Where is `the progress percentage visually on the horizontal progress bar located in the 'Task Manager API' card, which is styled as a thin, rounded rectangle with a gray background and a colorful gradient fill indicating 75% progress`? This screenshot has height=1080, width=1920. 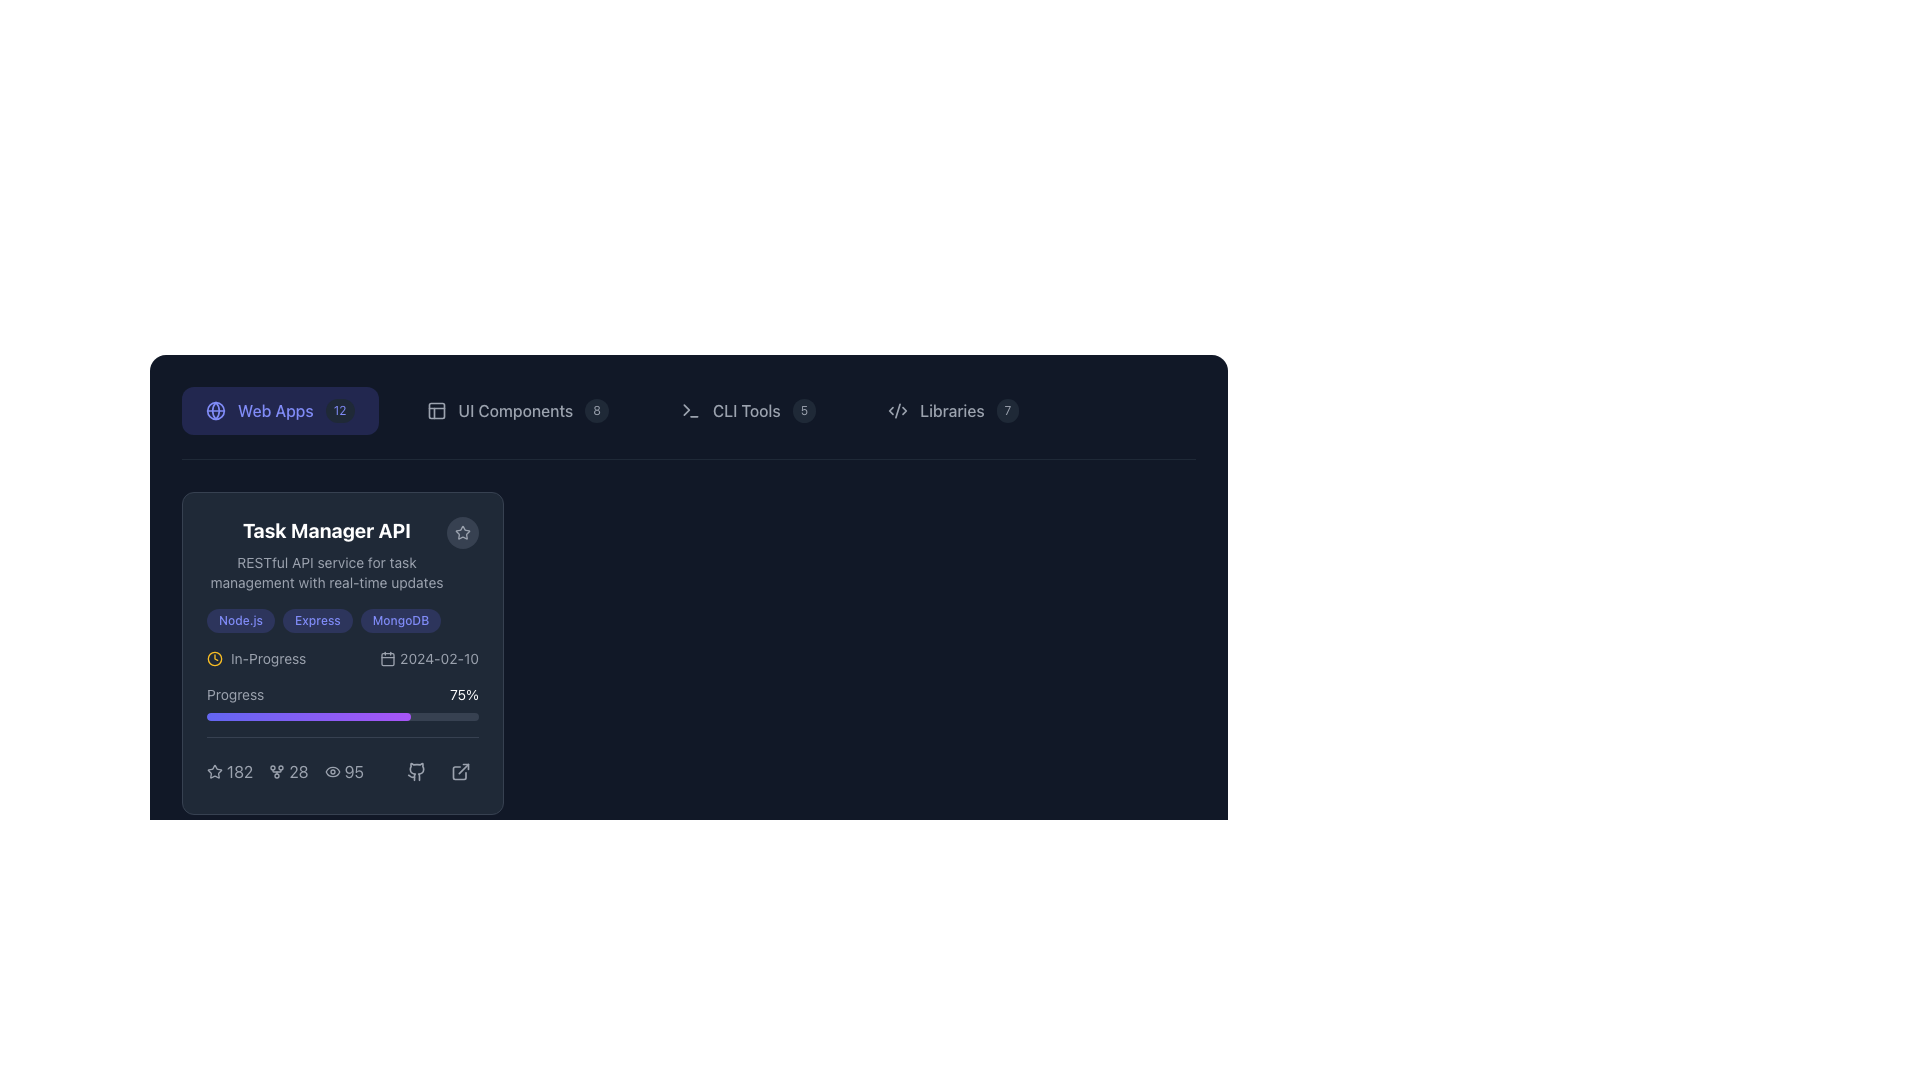 the progress percentage visually on the horizontal progress bar located in the 'Task Manager API' card, which is styled as a thin, rounded rectangle with a gray background and a colorful gradient fill indicating 75% progress is located at coordinates (342, 716).